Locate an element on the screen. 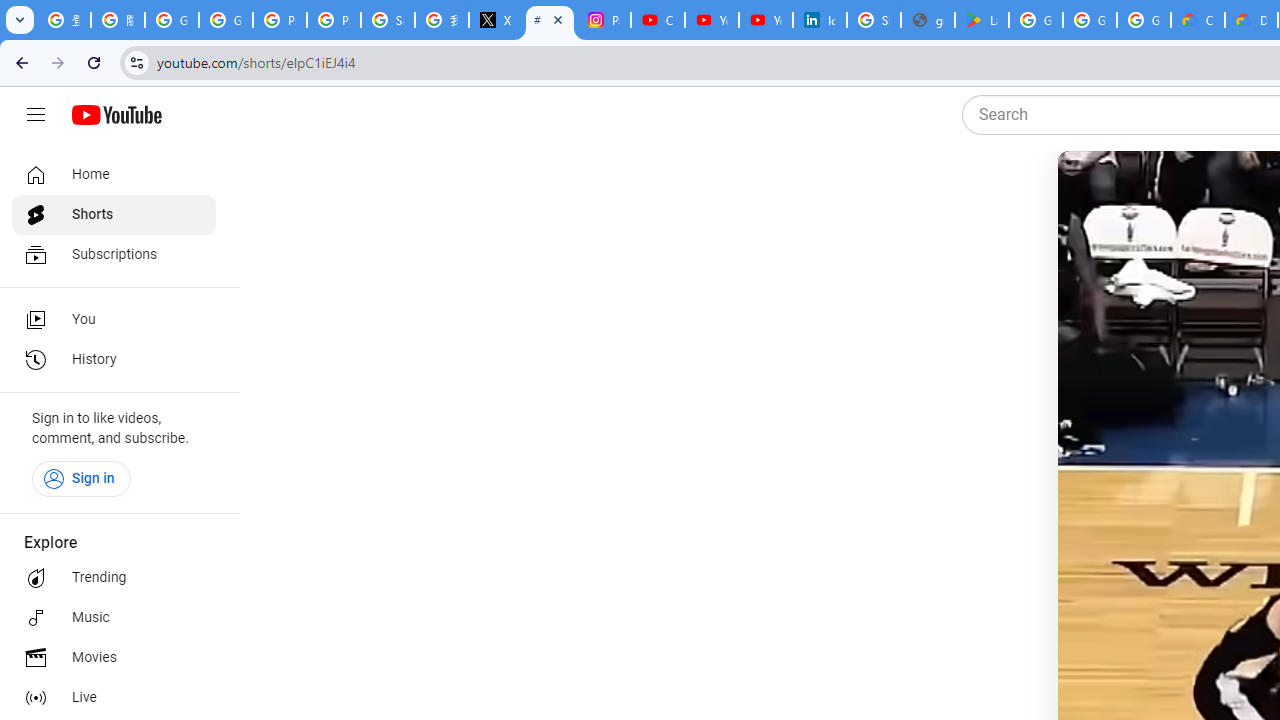 The image size is (1280, 720). 'Subscriptions' is located at coordinates (112, 253).